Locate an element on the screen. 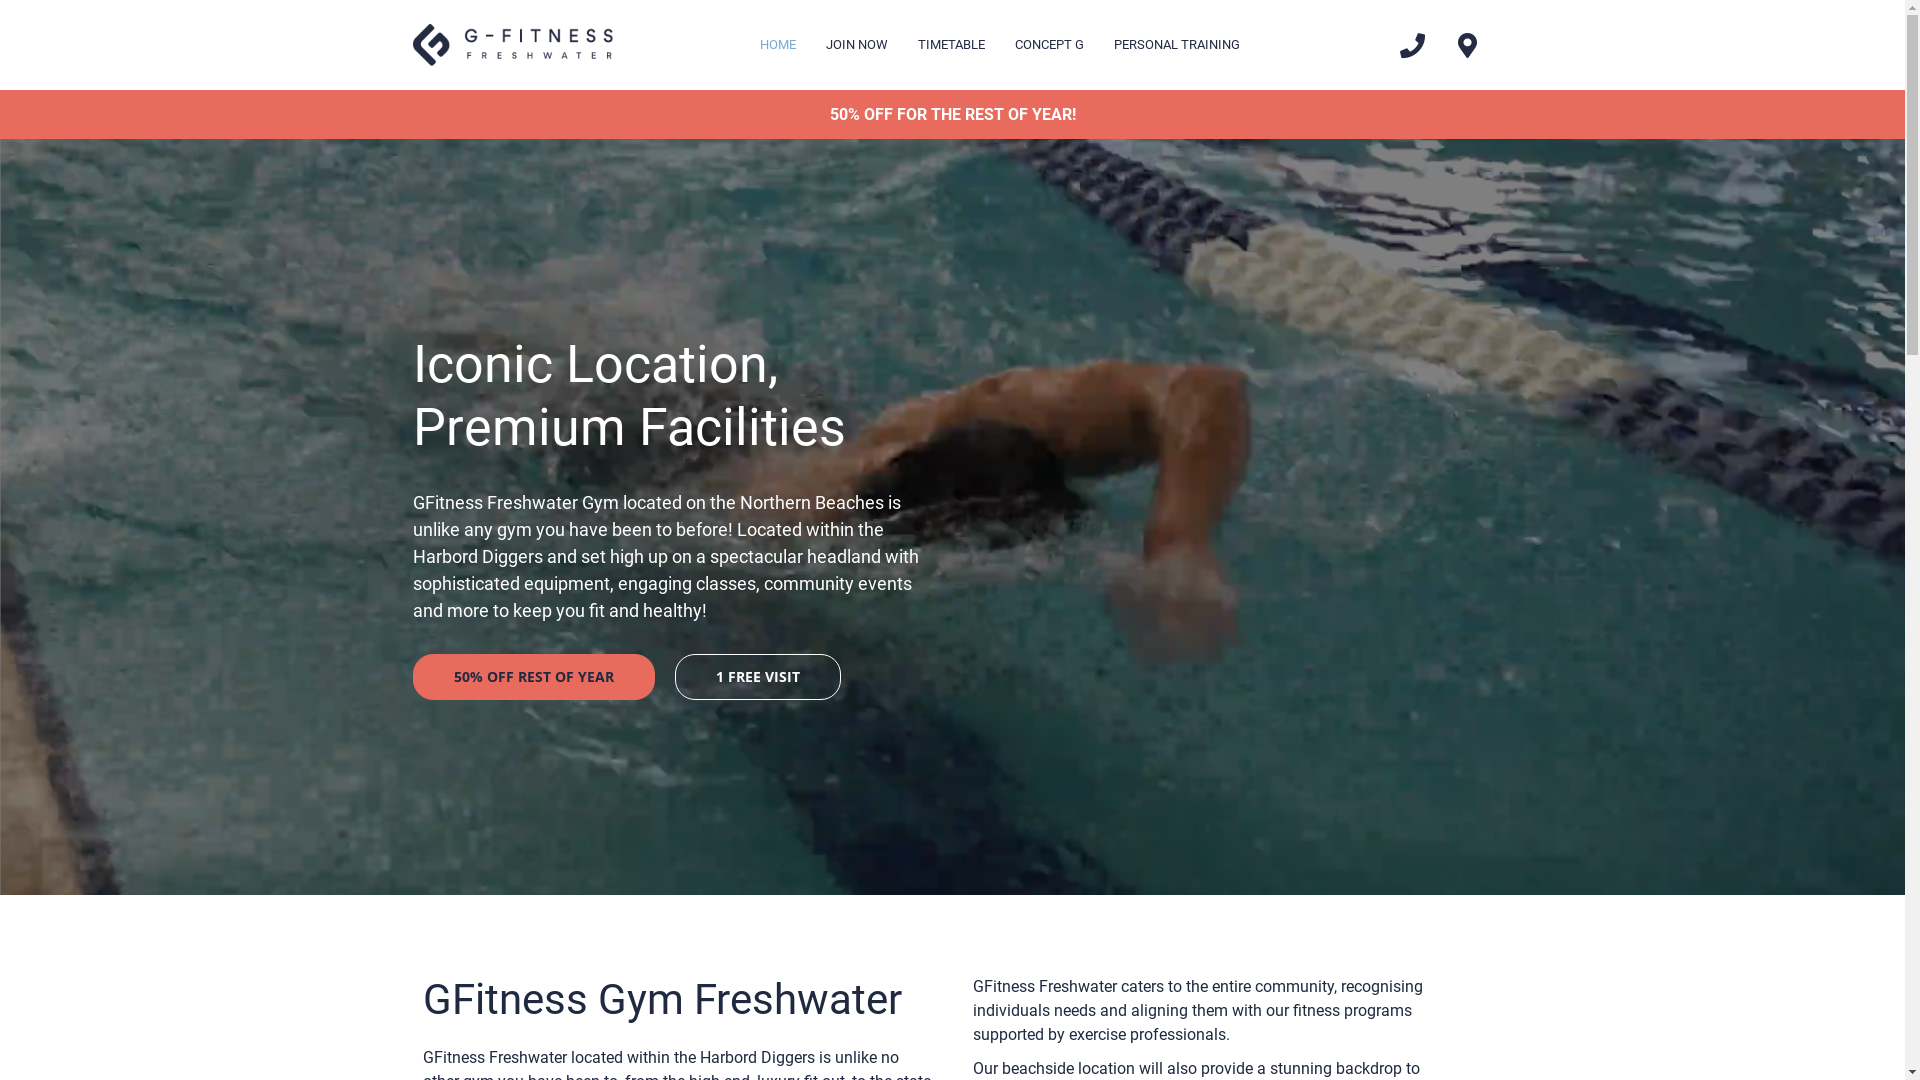 The height and width of the screenshot is (1080, 1920). 'PERSONAL TRAINING' is located at coordinates (1176, 45).